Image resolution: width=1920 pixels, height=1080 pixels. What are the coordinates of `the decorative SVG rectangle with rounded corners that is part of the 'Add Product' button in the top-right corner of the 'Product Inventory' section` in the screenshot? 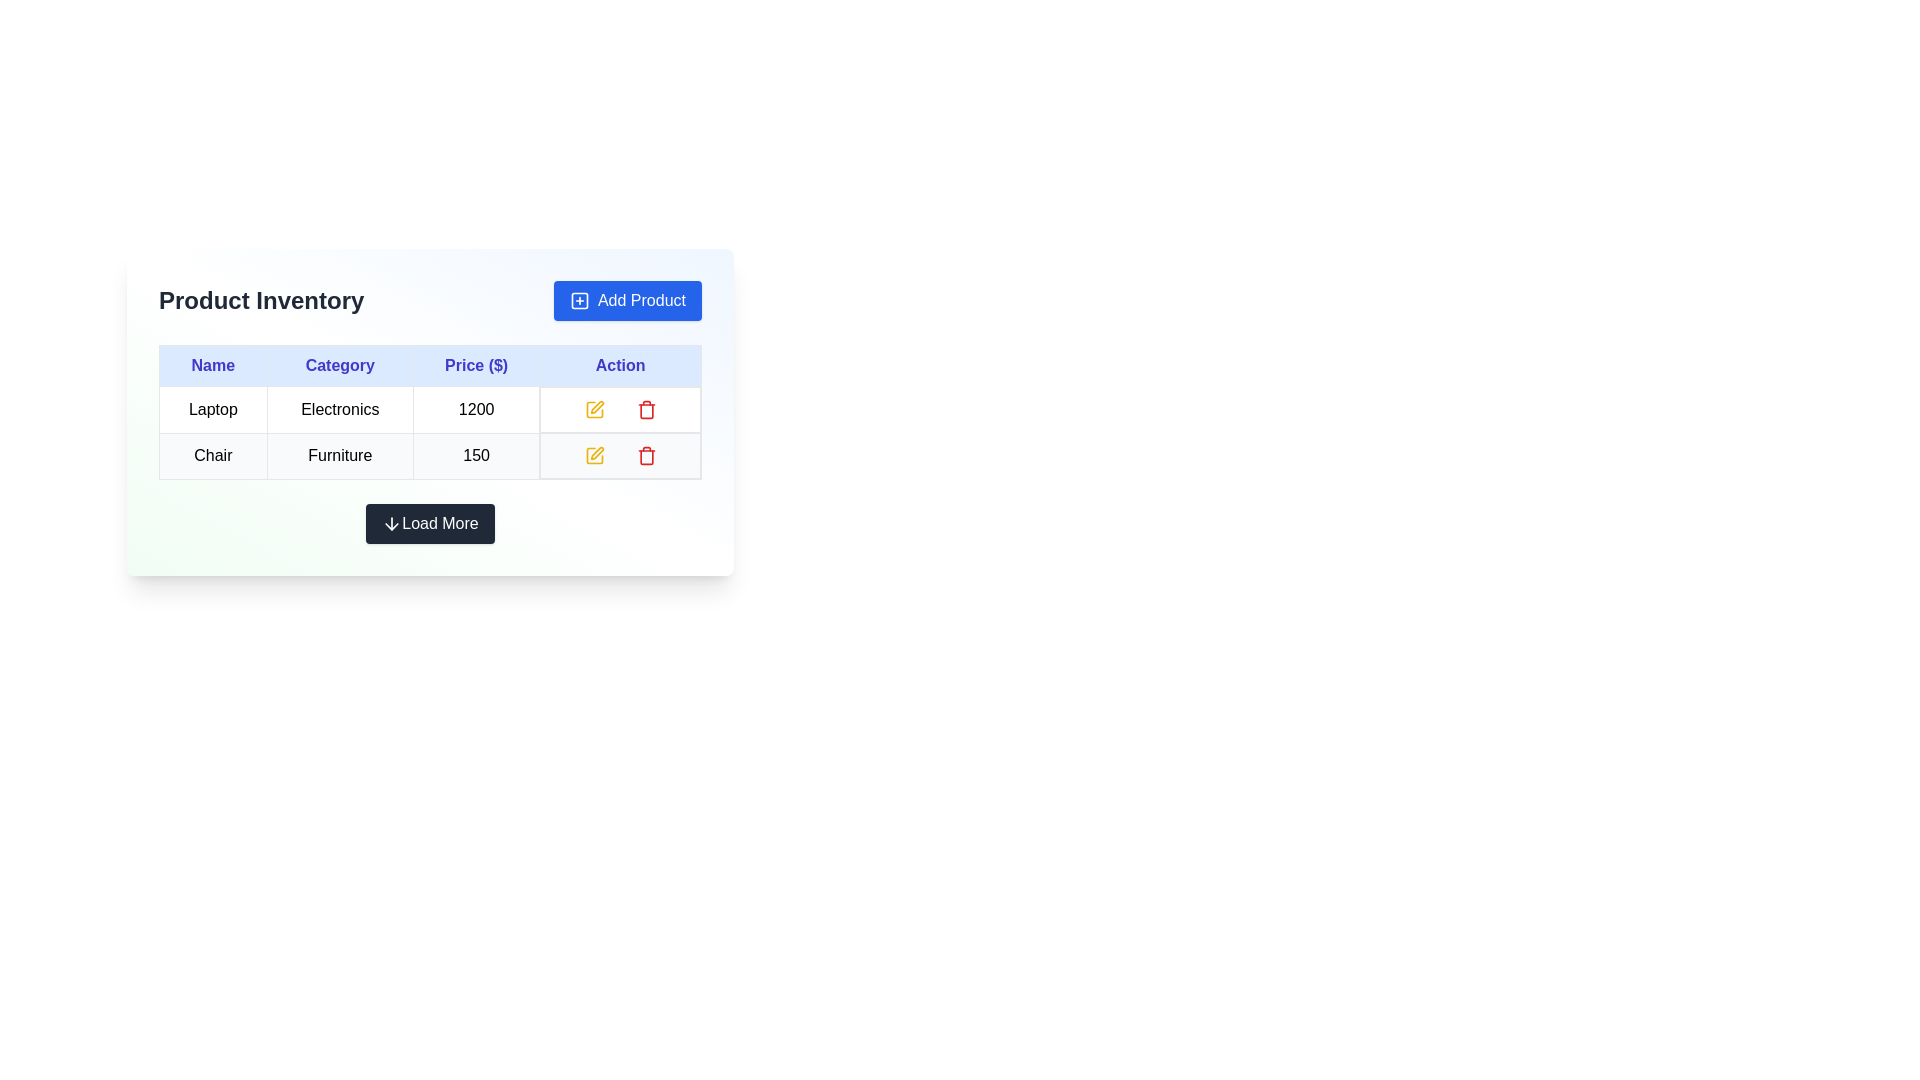 It's located at (579, 300).